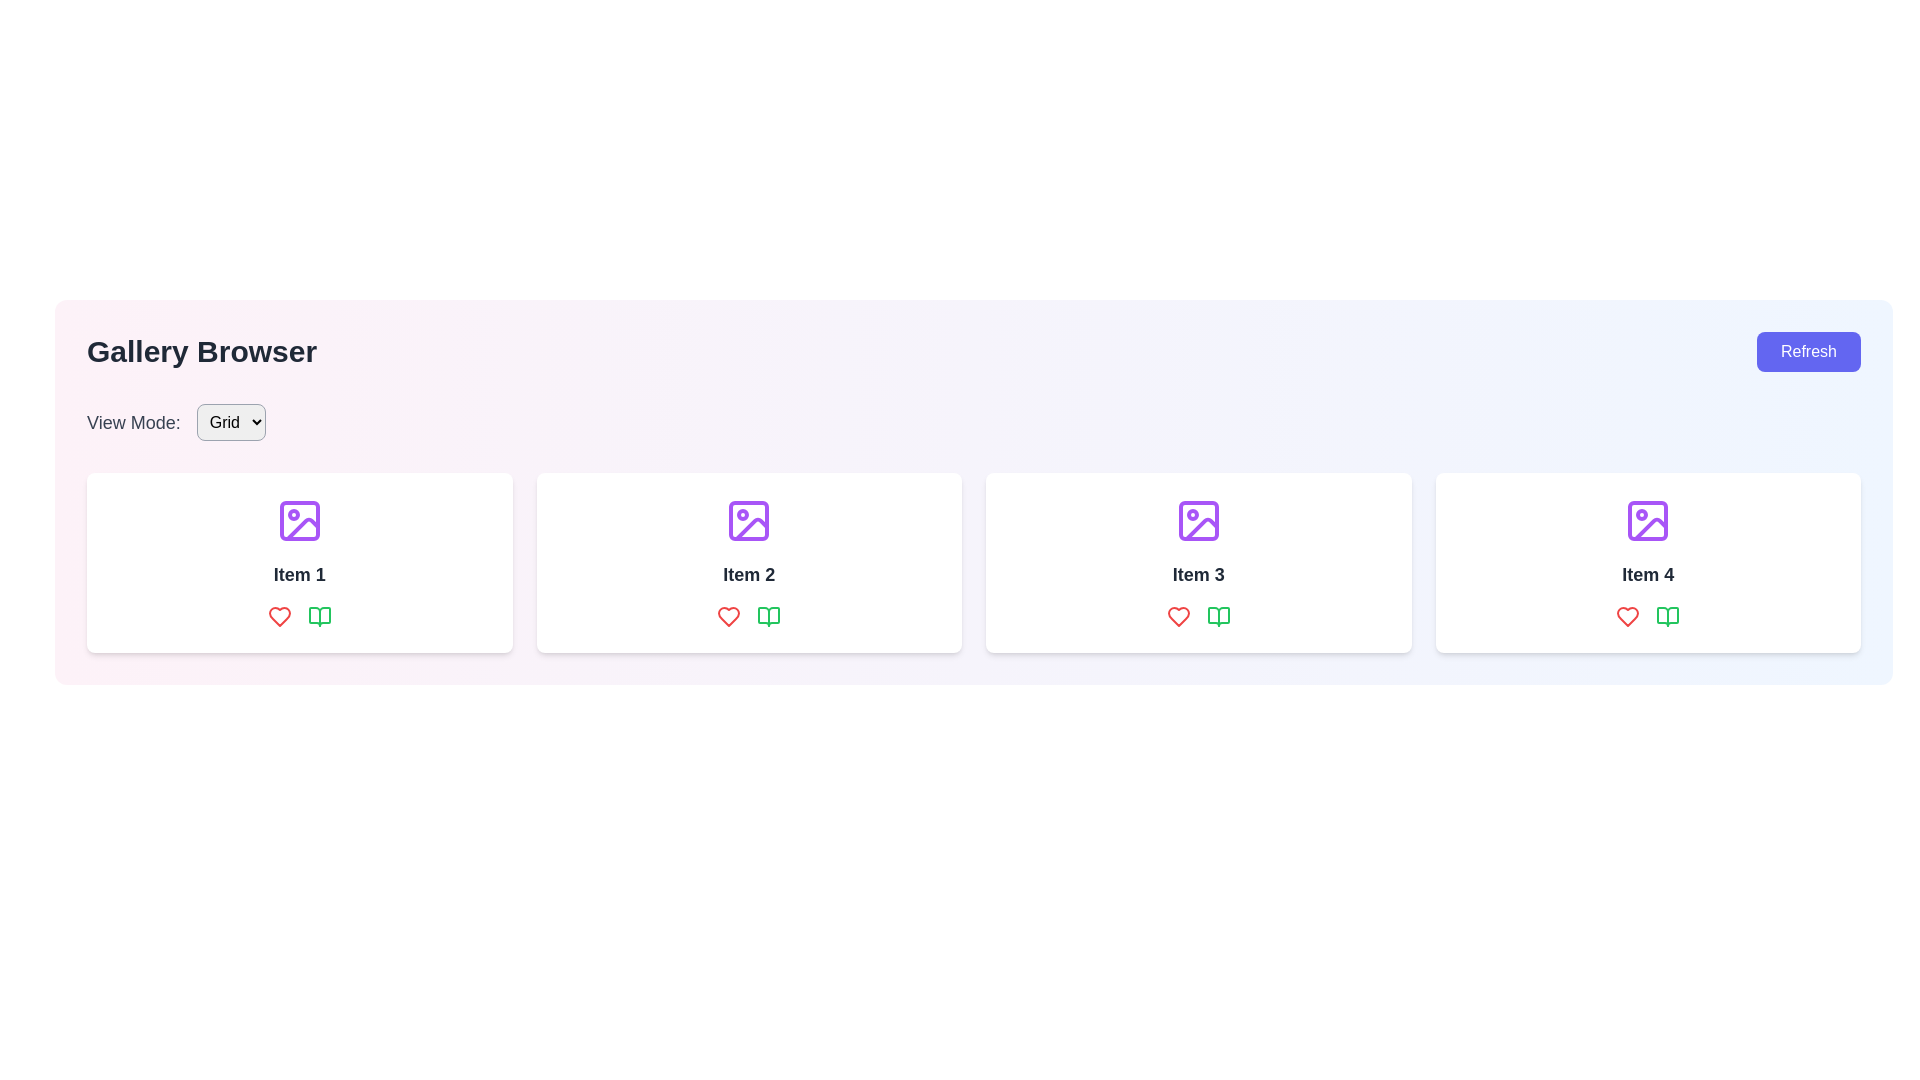  What do you see at coordinates (748, 563) in the screenshot?
I see `the second card component in the grid layout` at bounding box center [748, 563].